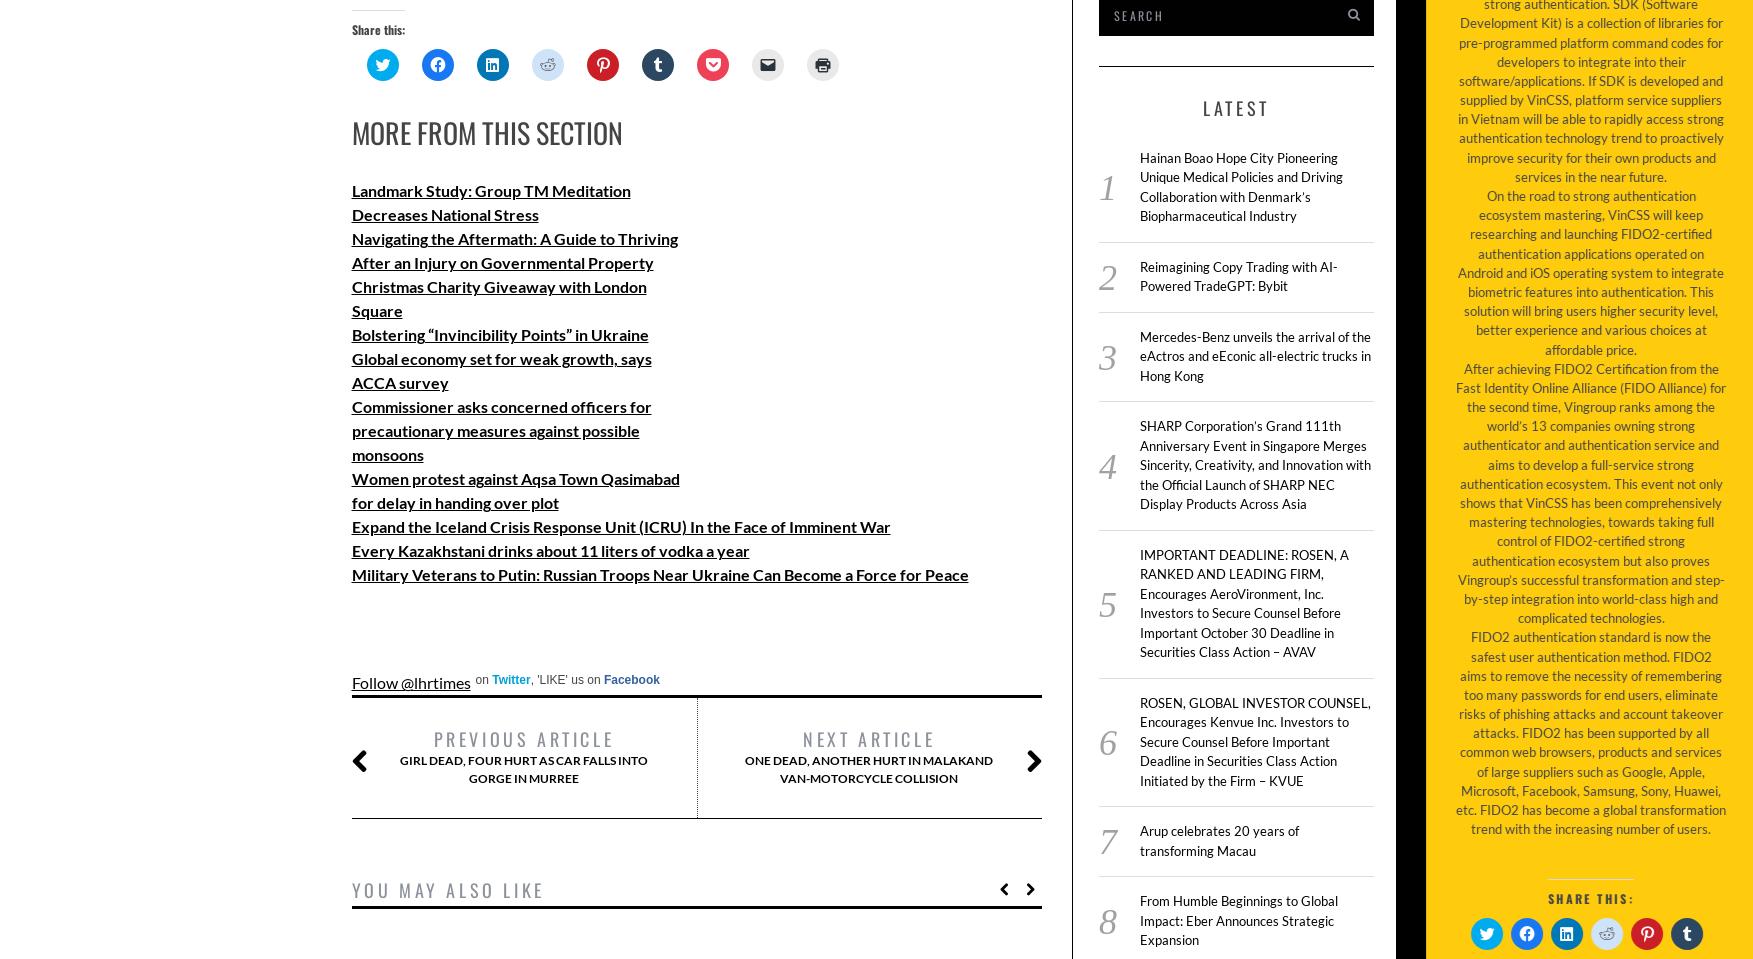 The image size is (1753, 959). Describe the element at coordinates (522, 769) in the screenshot. I see `'Girl dead, four hurt as car falls into gorge in Murree'` at that location.